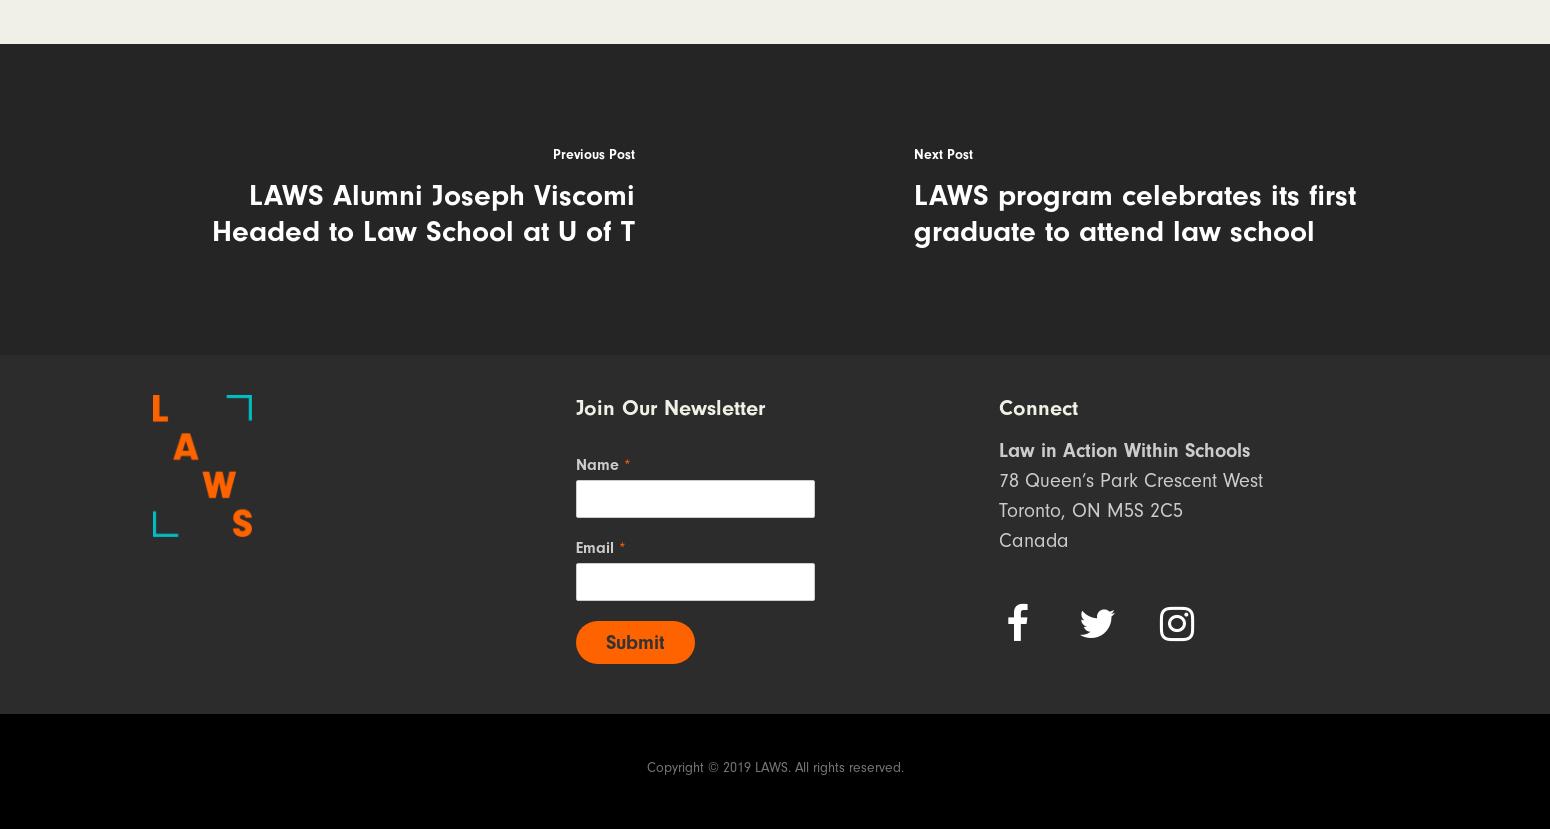  What do you see at coordinates (997, 540) in the screenshot?
I see `'Canada'` at bounding box center [997, 540].